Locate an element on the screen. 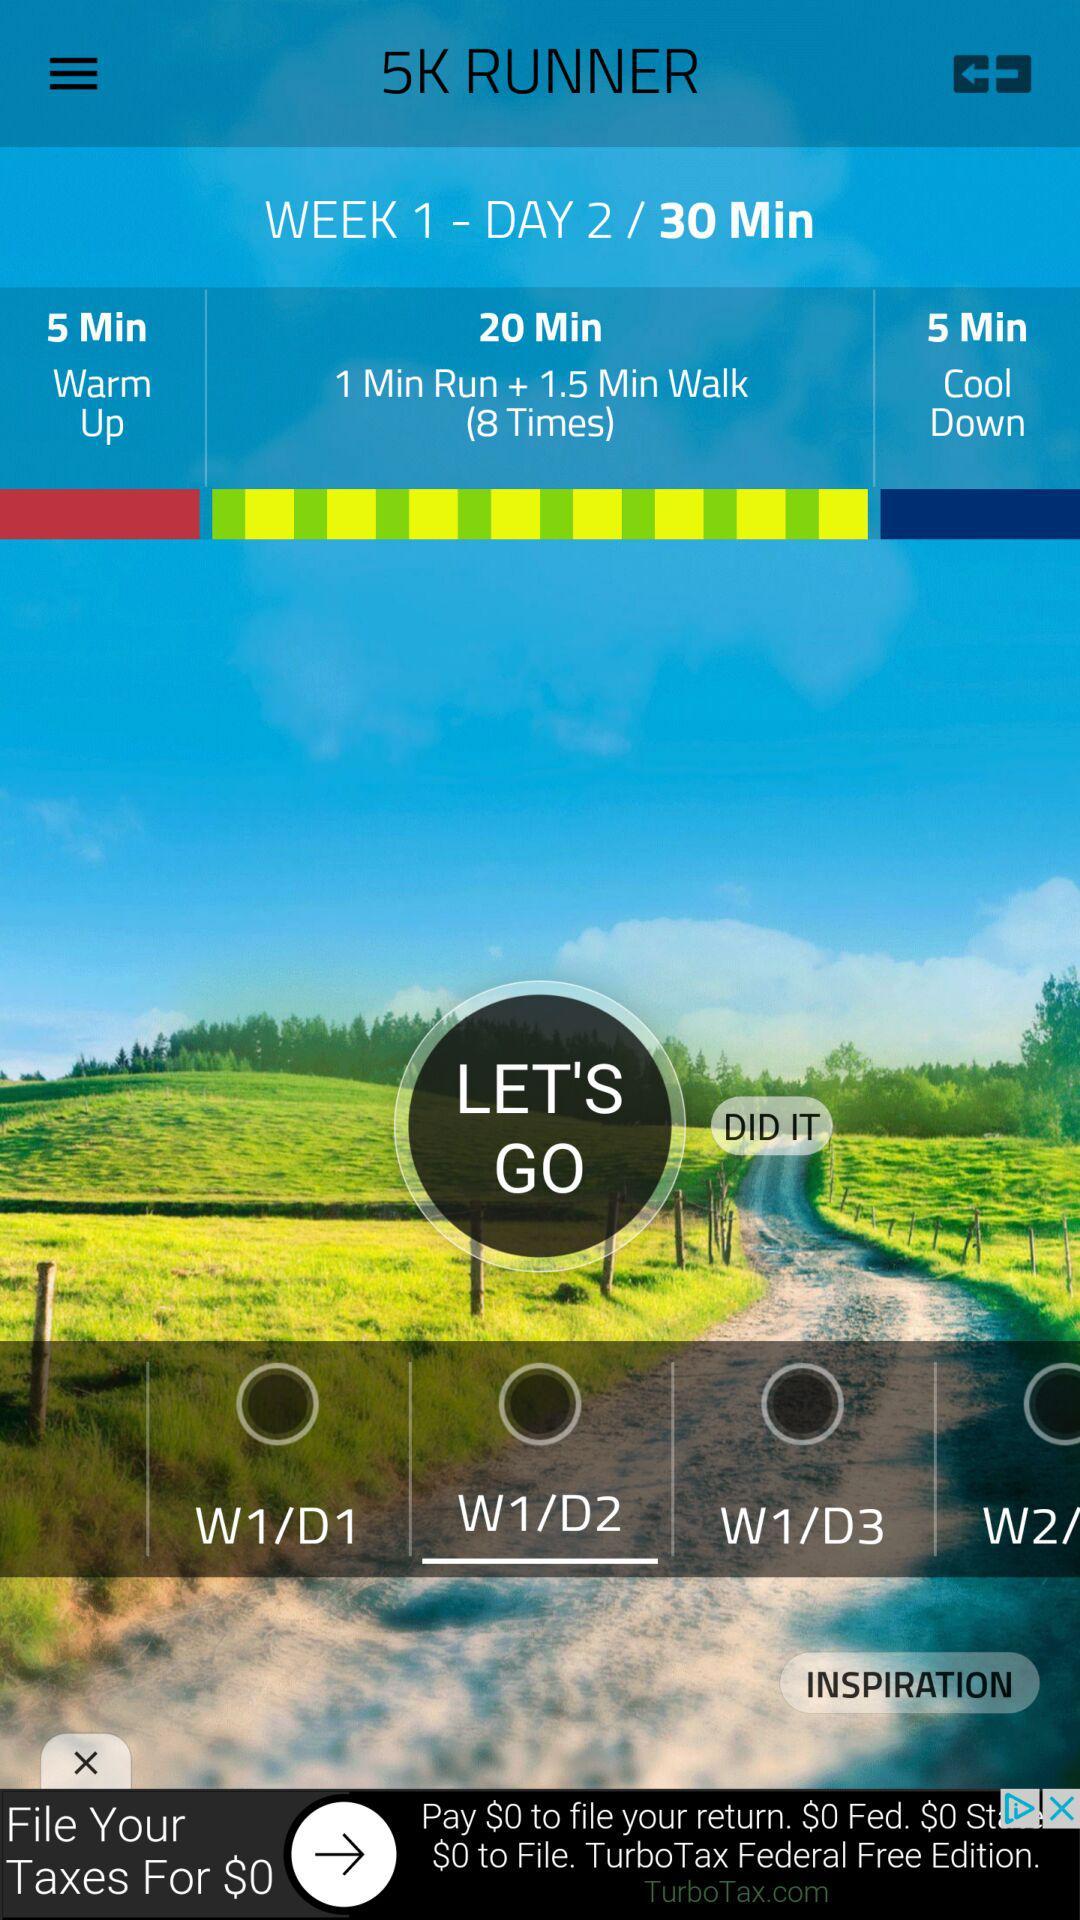 The width and height of the screenshot is (1080, 1920). open the menu is located at coordinates (80, 73).